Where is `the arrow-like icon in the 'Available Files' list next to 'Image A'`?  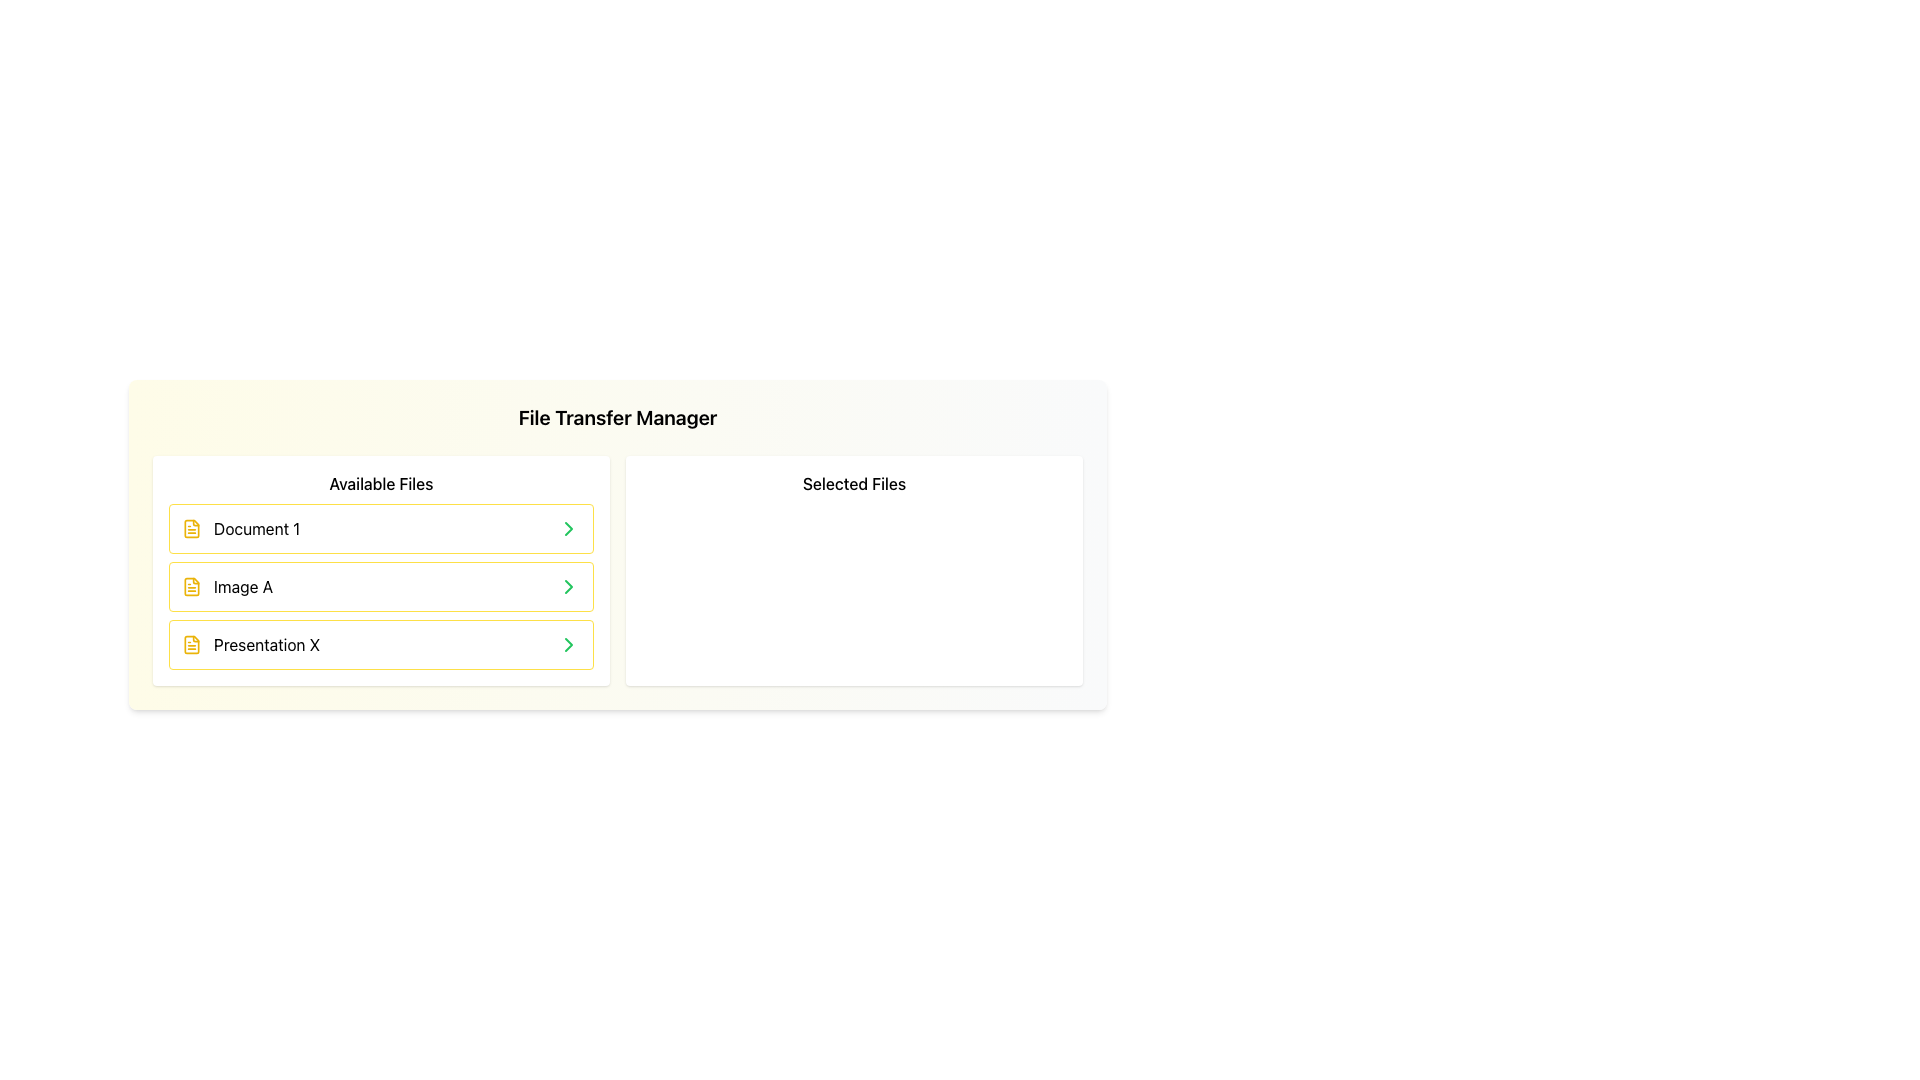
the arrow-like icon in the 'Available Files' list next to 'Image A' is located at coordinates (568, 585).